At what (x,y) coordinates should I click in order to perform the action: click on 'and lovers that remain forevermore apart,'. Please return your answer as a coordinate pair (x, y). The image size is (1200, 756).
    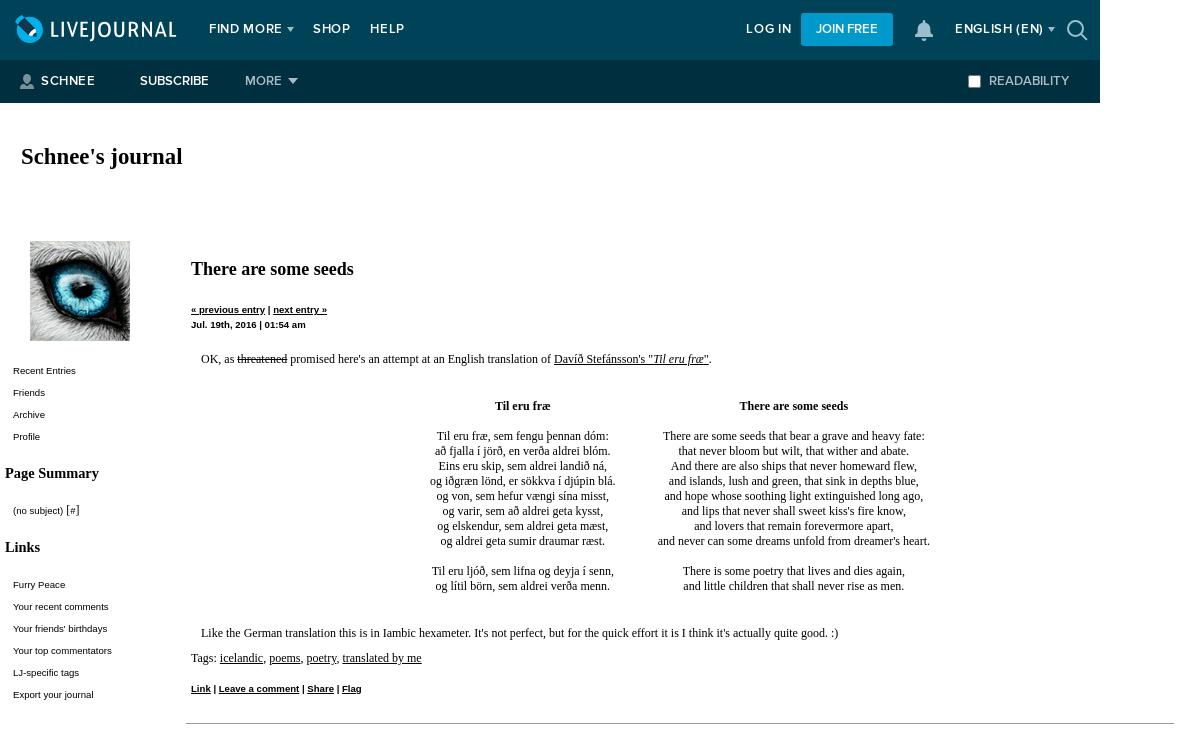
    Looking at the image, I should click on (792, 524).